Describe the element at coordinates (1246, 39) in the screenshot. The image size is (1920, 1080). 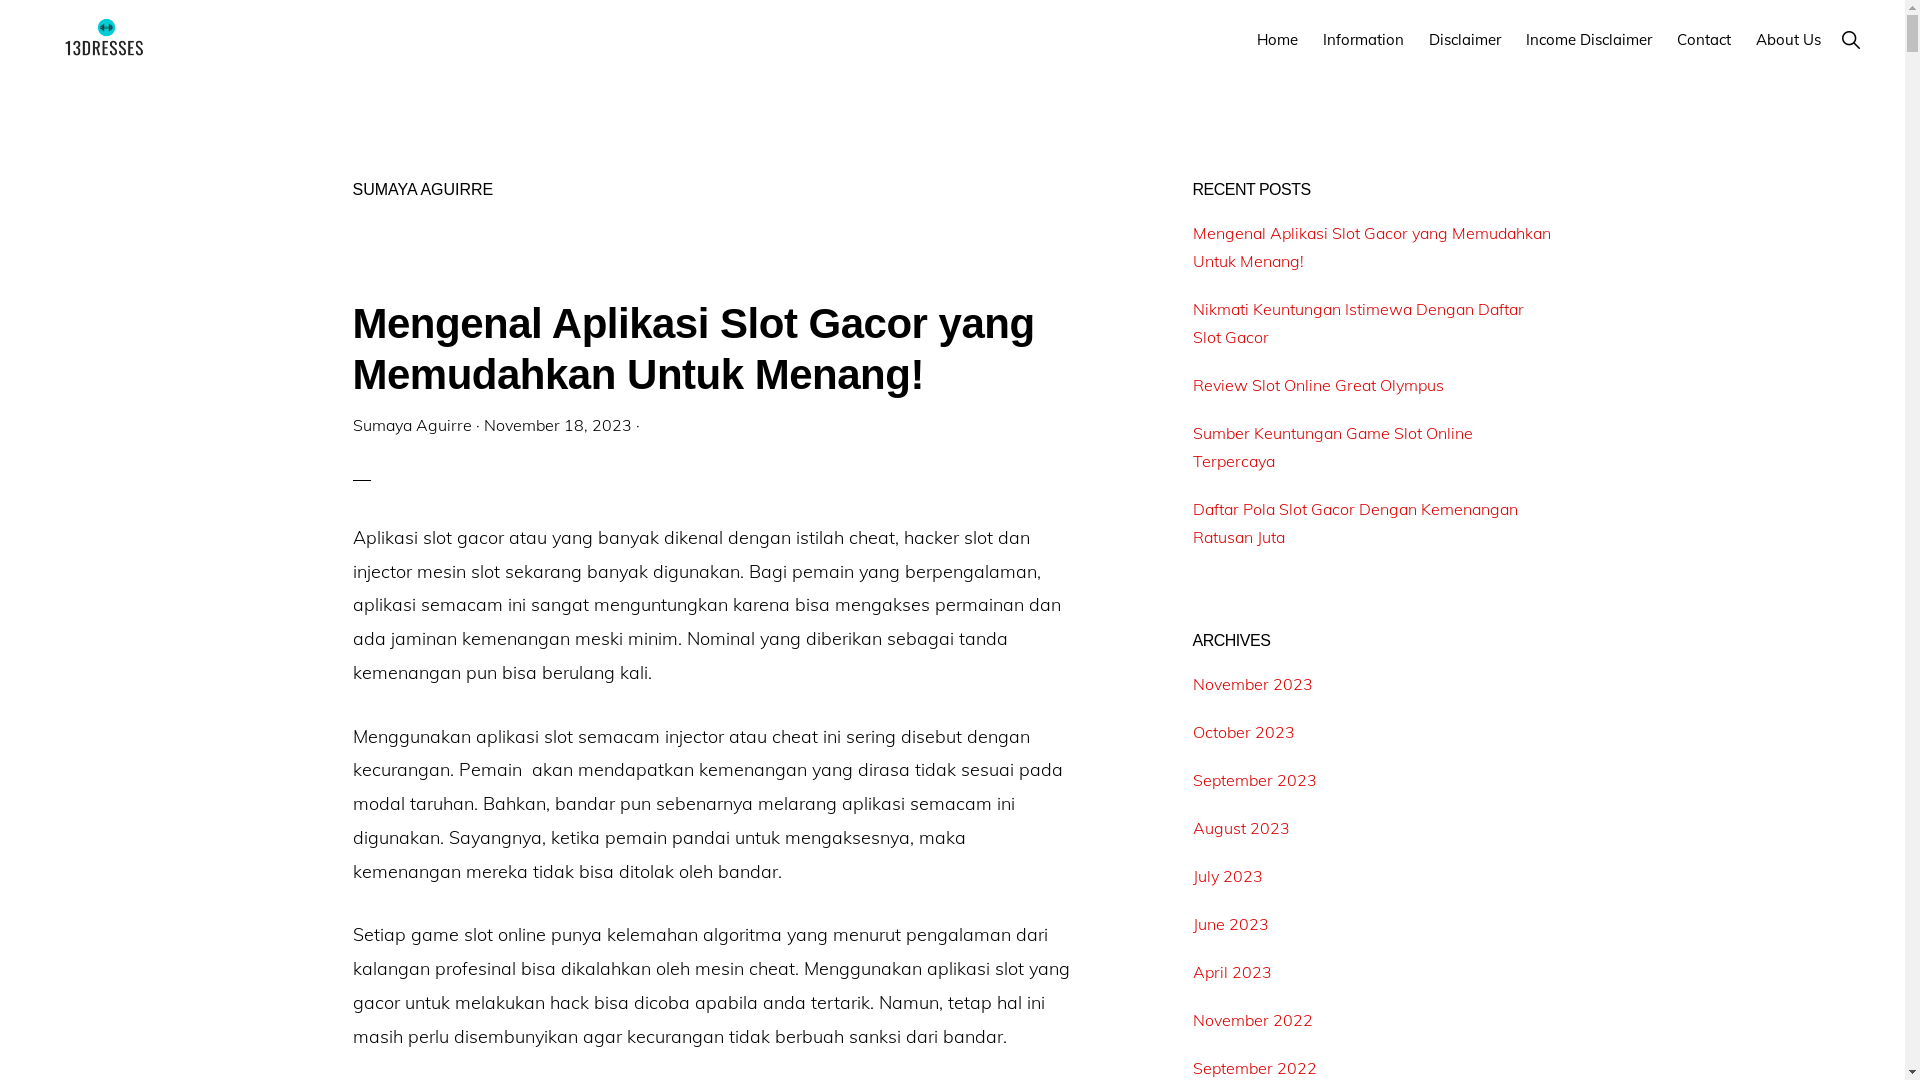
I see `'Home'` at that location.